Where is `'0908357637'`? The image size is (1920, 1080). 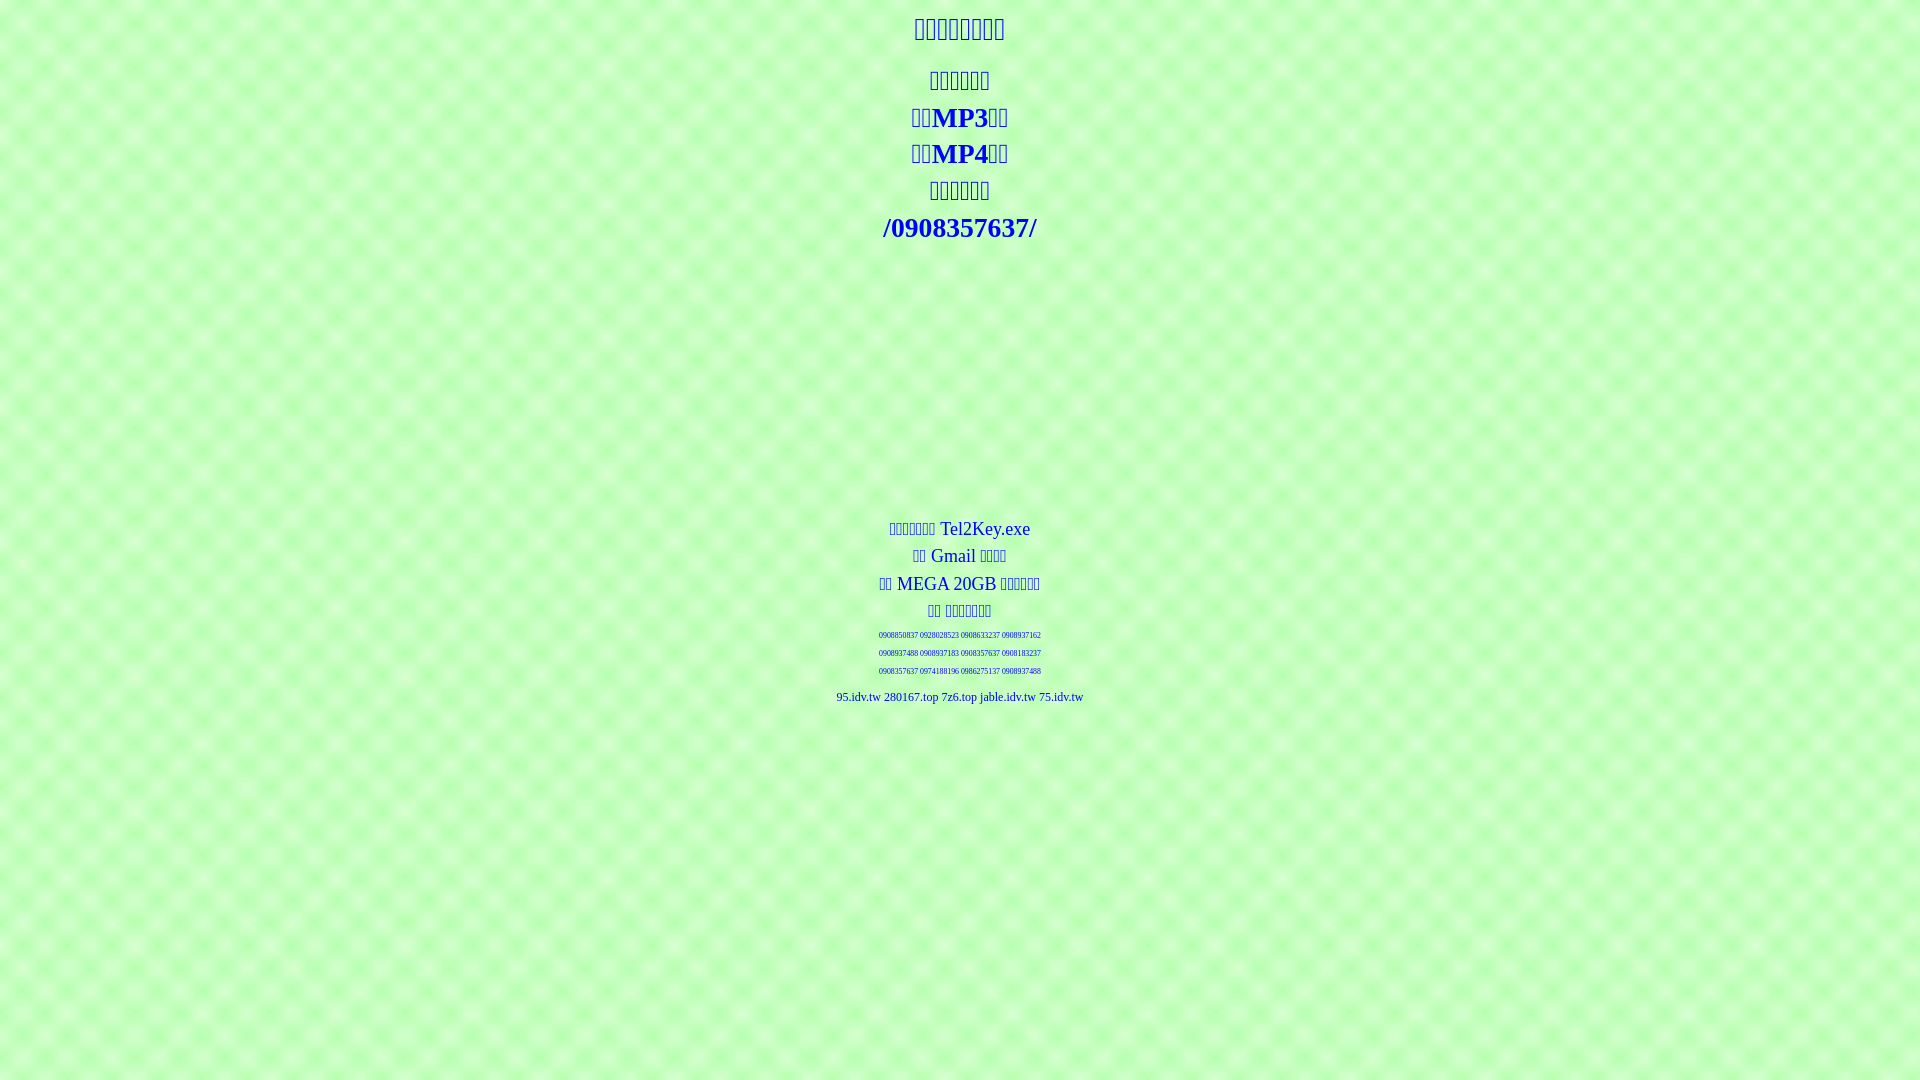
'0908357637' is located at coordinates (897, 671).